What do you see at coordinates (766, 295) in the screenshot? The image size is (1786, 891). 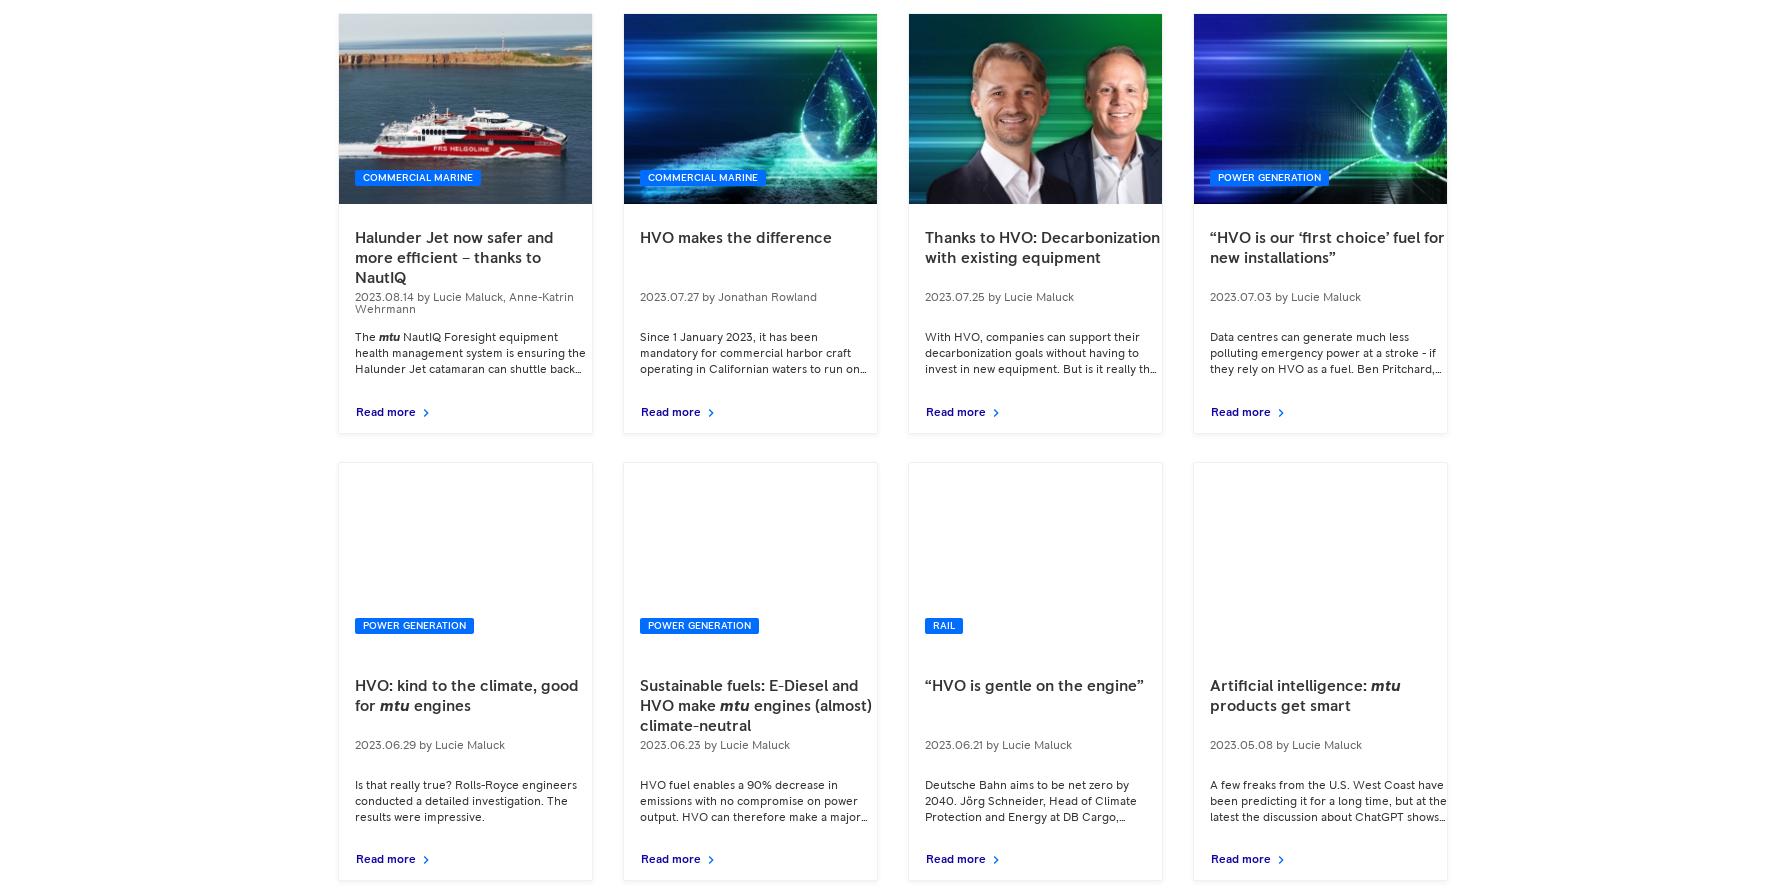 I see `'Jonathan Rowland'` at bounding box center [766, 295].